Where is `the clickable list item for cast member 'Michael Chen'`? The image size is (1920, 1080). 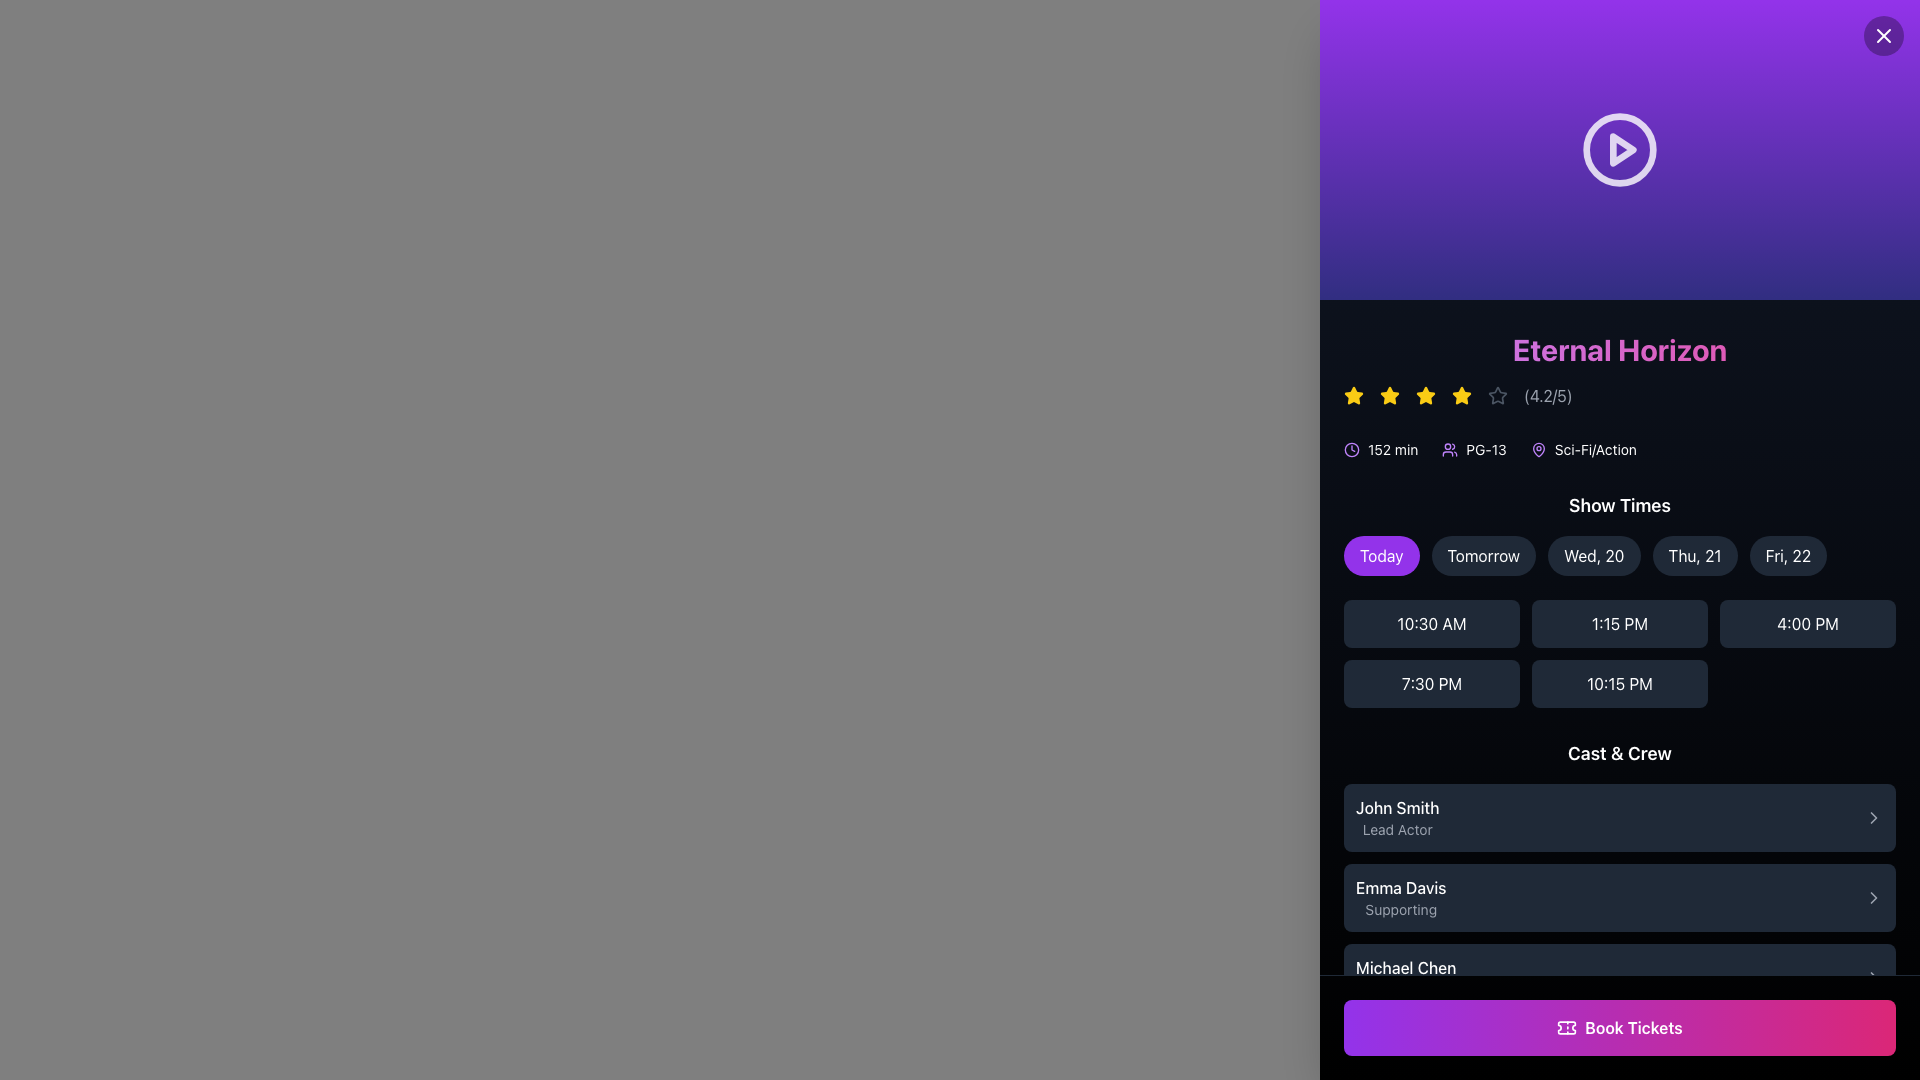
the clickable list item for cast member 'Michael Chen' is located at coordinates (1620, 977).